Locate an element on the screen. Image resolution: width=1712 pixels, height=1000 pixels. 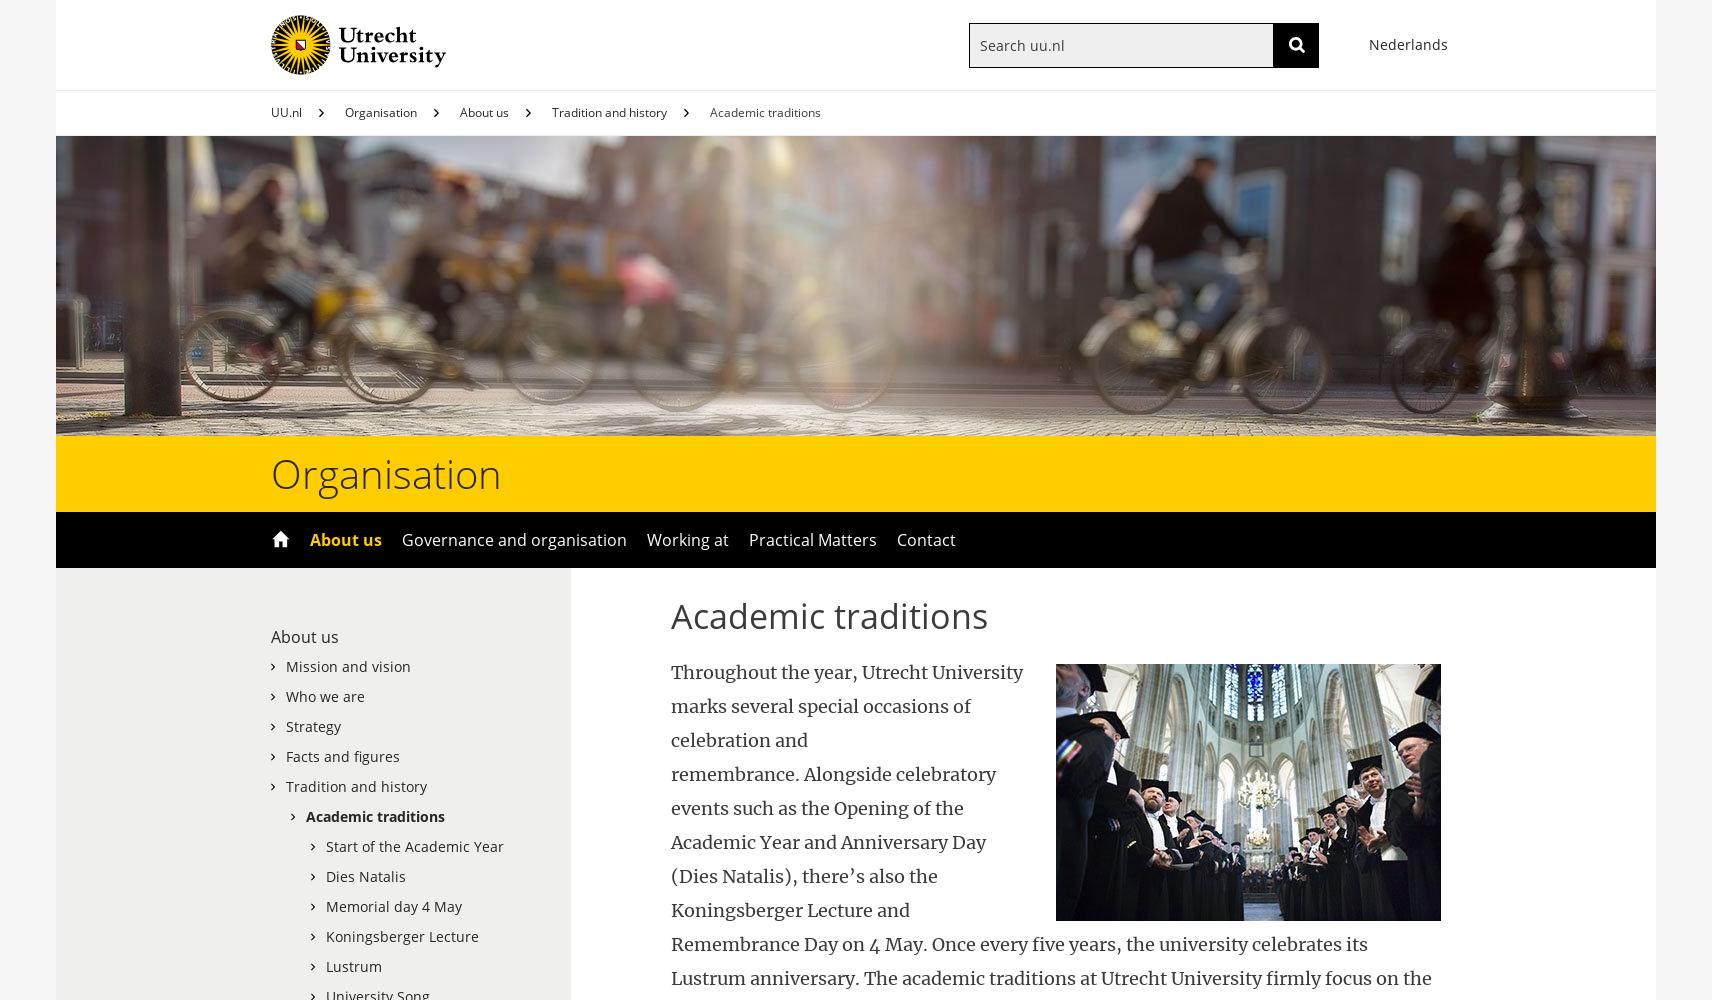
'Practical Matters' is located at coordinates (749, 540).